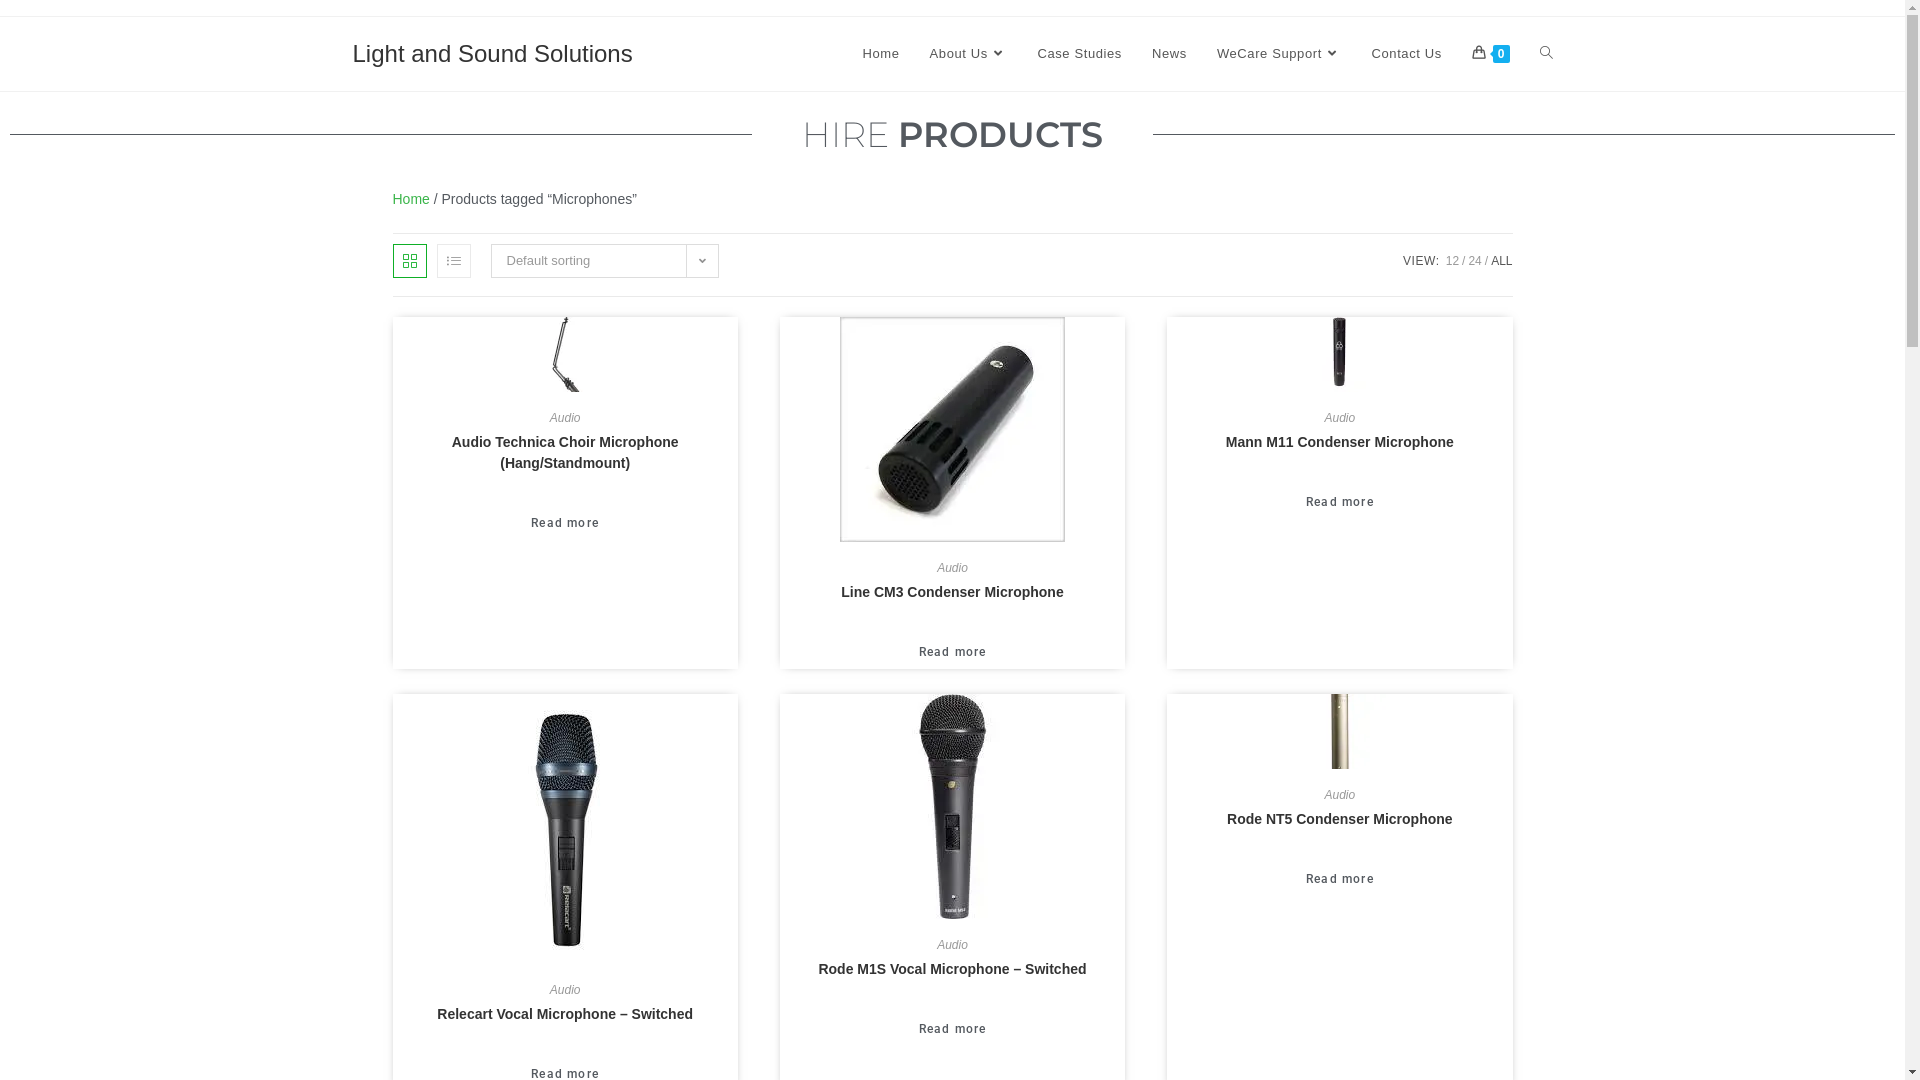 This screenshot has height=1080, width=1920. Describe the element at coordinates (1224, 441) in the screenshot. I see `'Mann M11 Condenser Microphone'` at that location.